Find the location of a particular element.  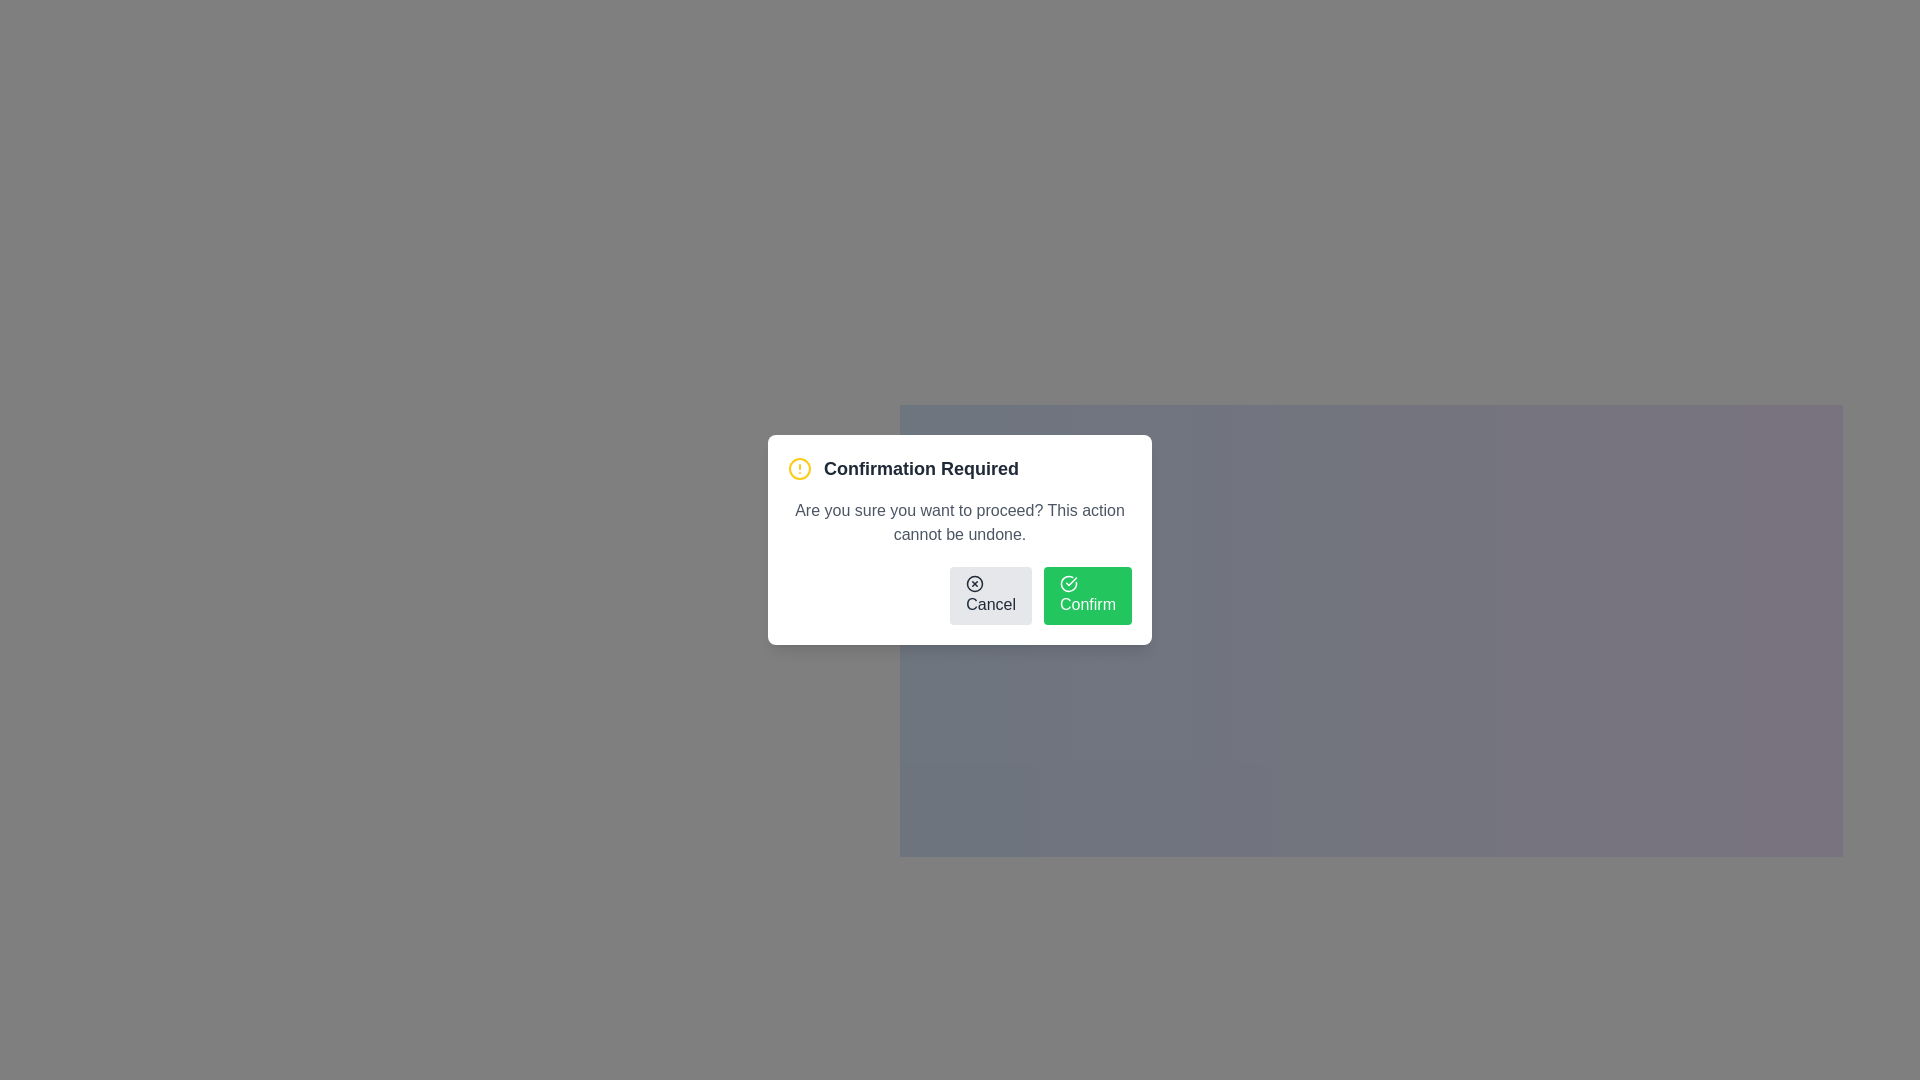

the cautionary icon located at the top-left of the confirmation dialog box, adjacent to the 'Confirmation Required' text is located at coordinates (800, 469).